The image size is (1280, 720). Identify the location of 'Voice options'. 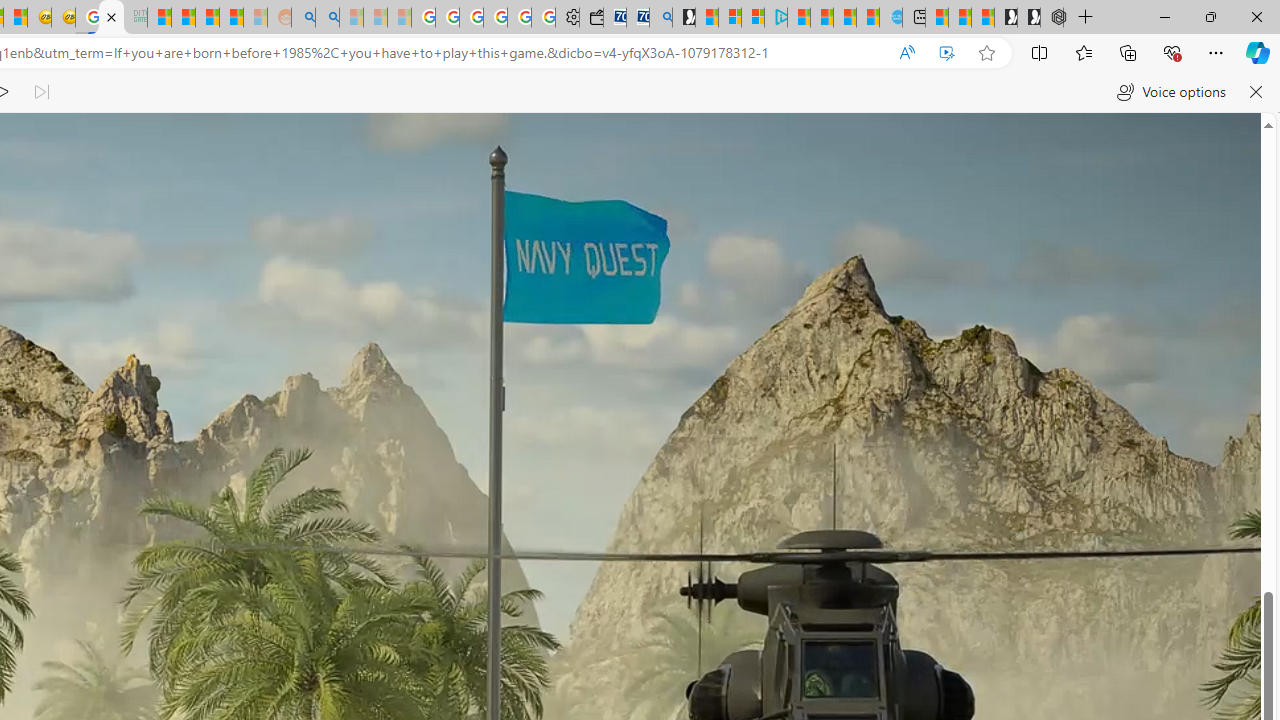
(1171, 92).